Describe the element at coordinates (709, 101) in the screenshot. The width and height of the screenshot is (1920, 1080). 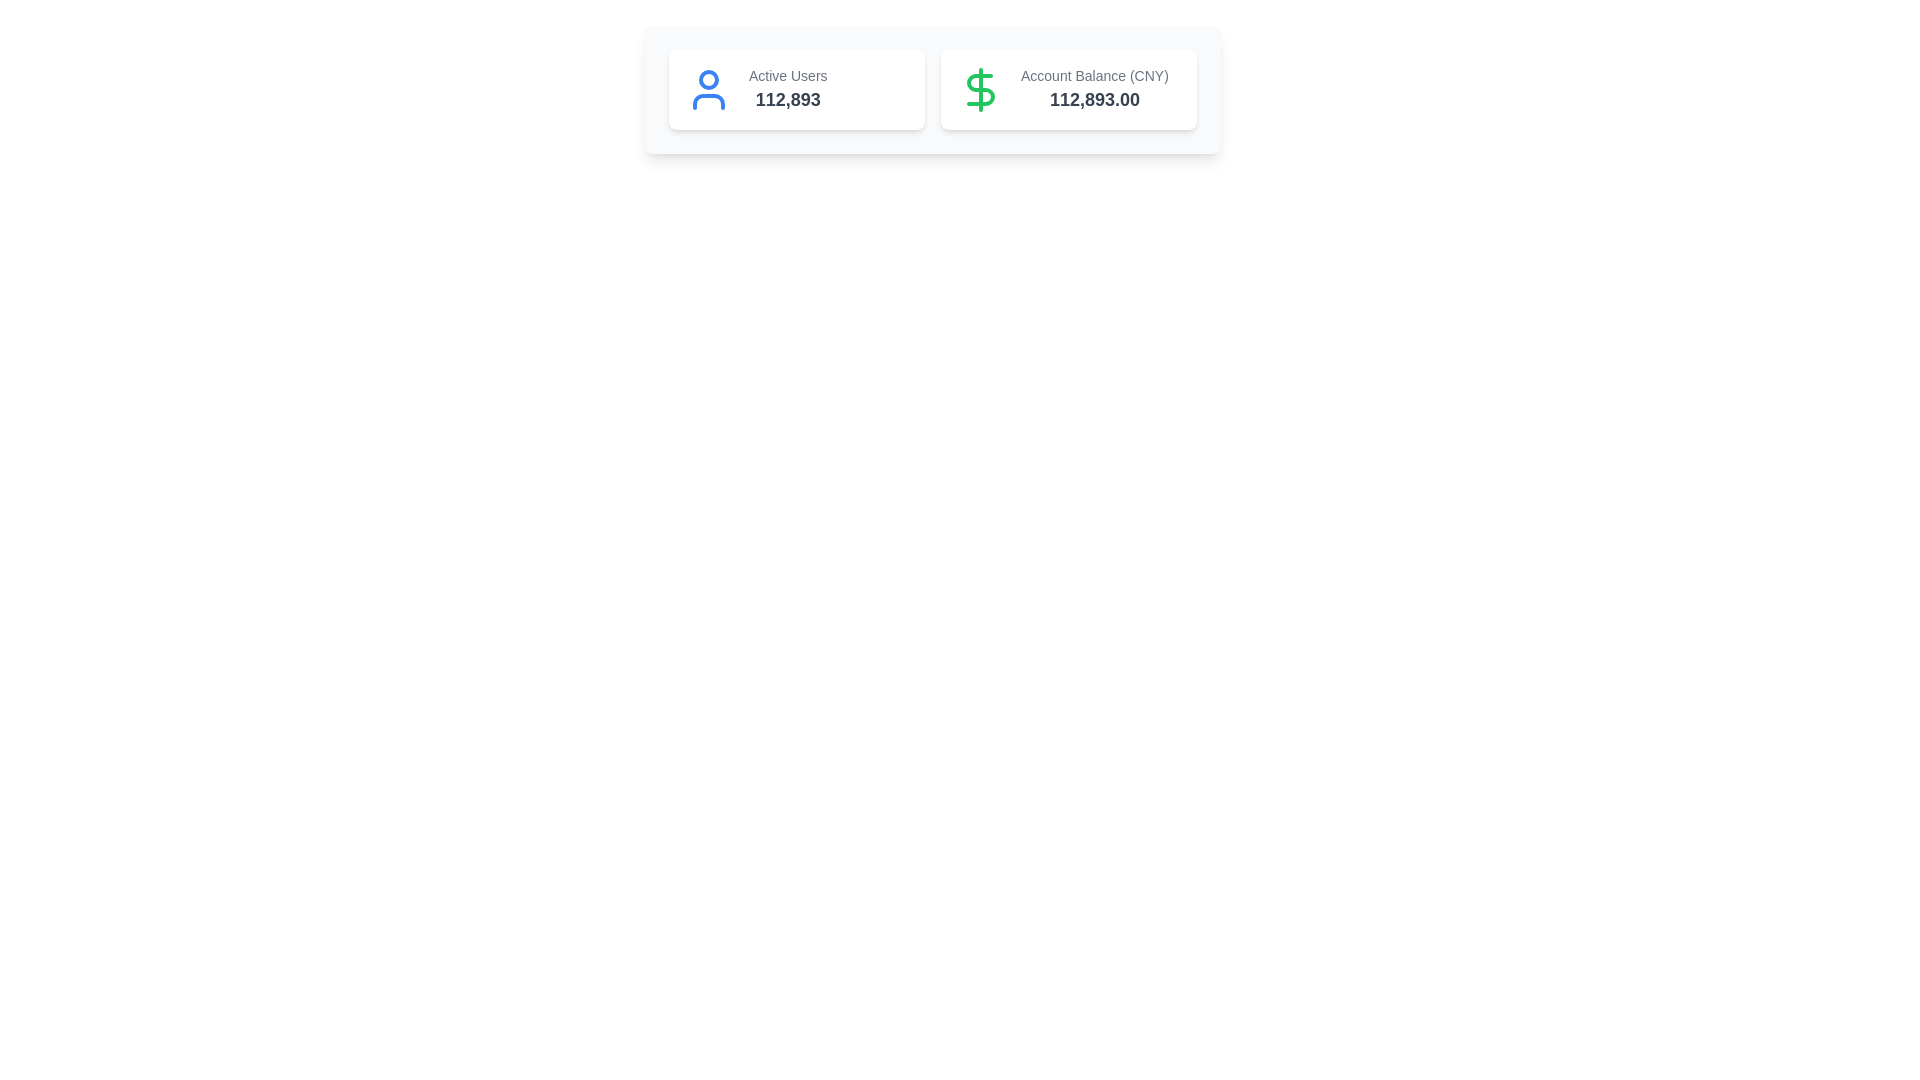
I see `the graphic representation of the lower part of the human figure icon, which is part of a user icon, located in the leftmost card above the text 'Active Users' and '112,893'` at that location.